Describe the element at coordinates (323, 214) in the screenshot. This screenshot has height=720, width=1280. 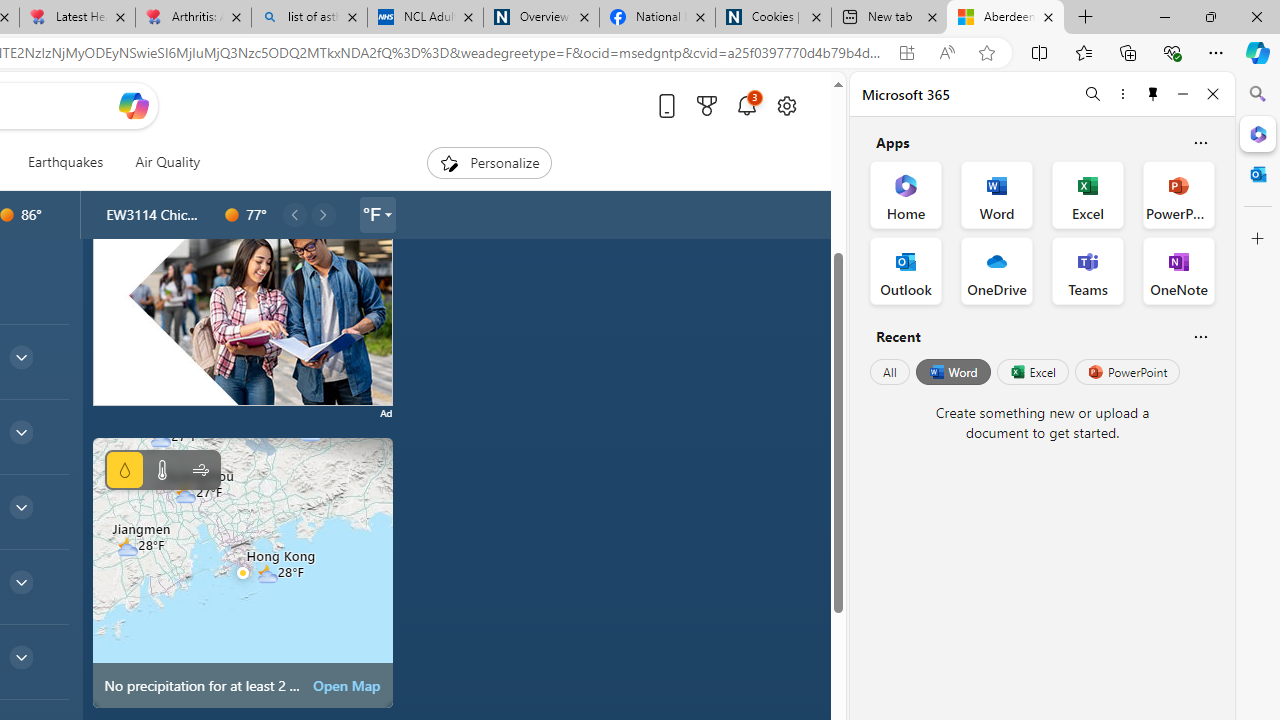
I see `'common/carouselChevron'` at that location.